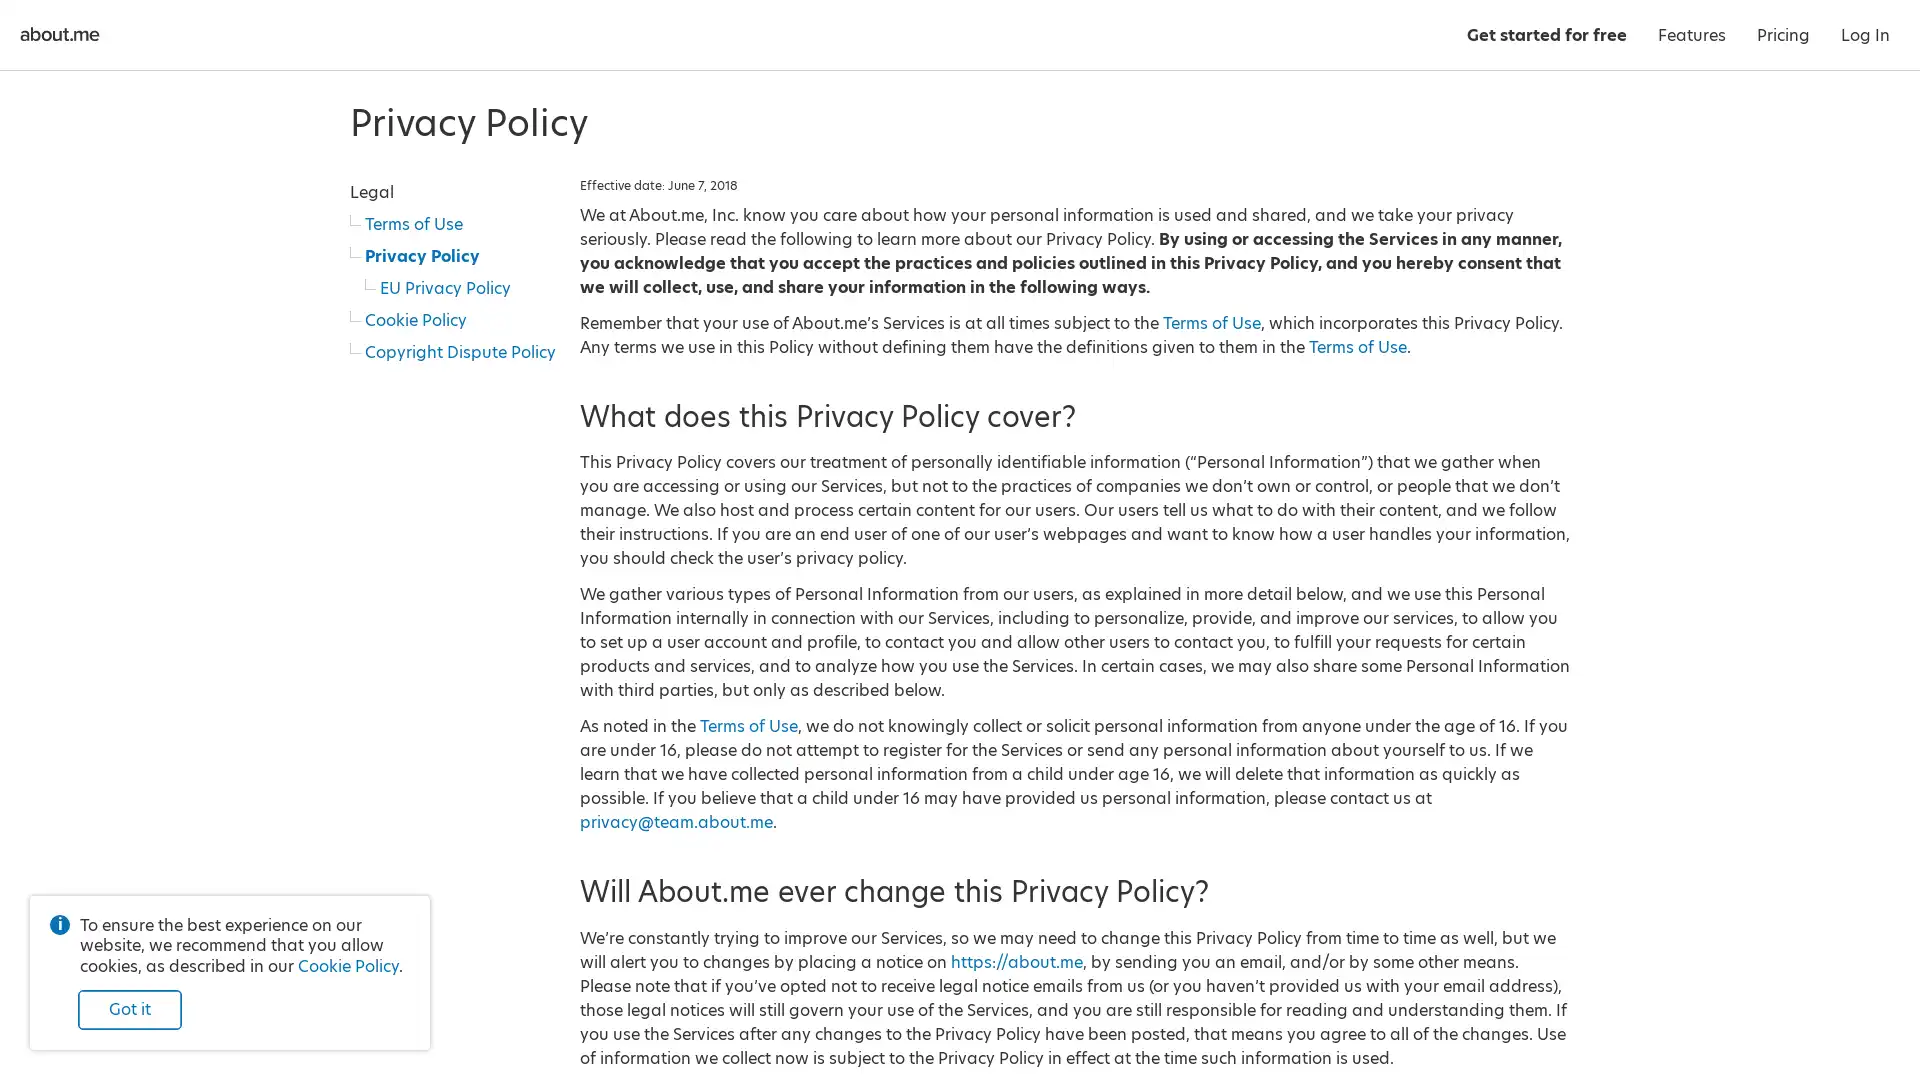 Image resolution: width=1920 pixels, height=1080 pixels. I want to click on Got it, so click(128, 1010).